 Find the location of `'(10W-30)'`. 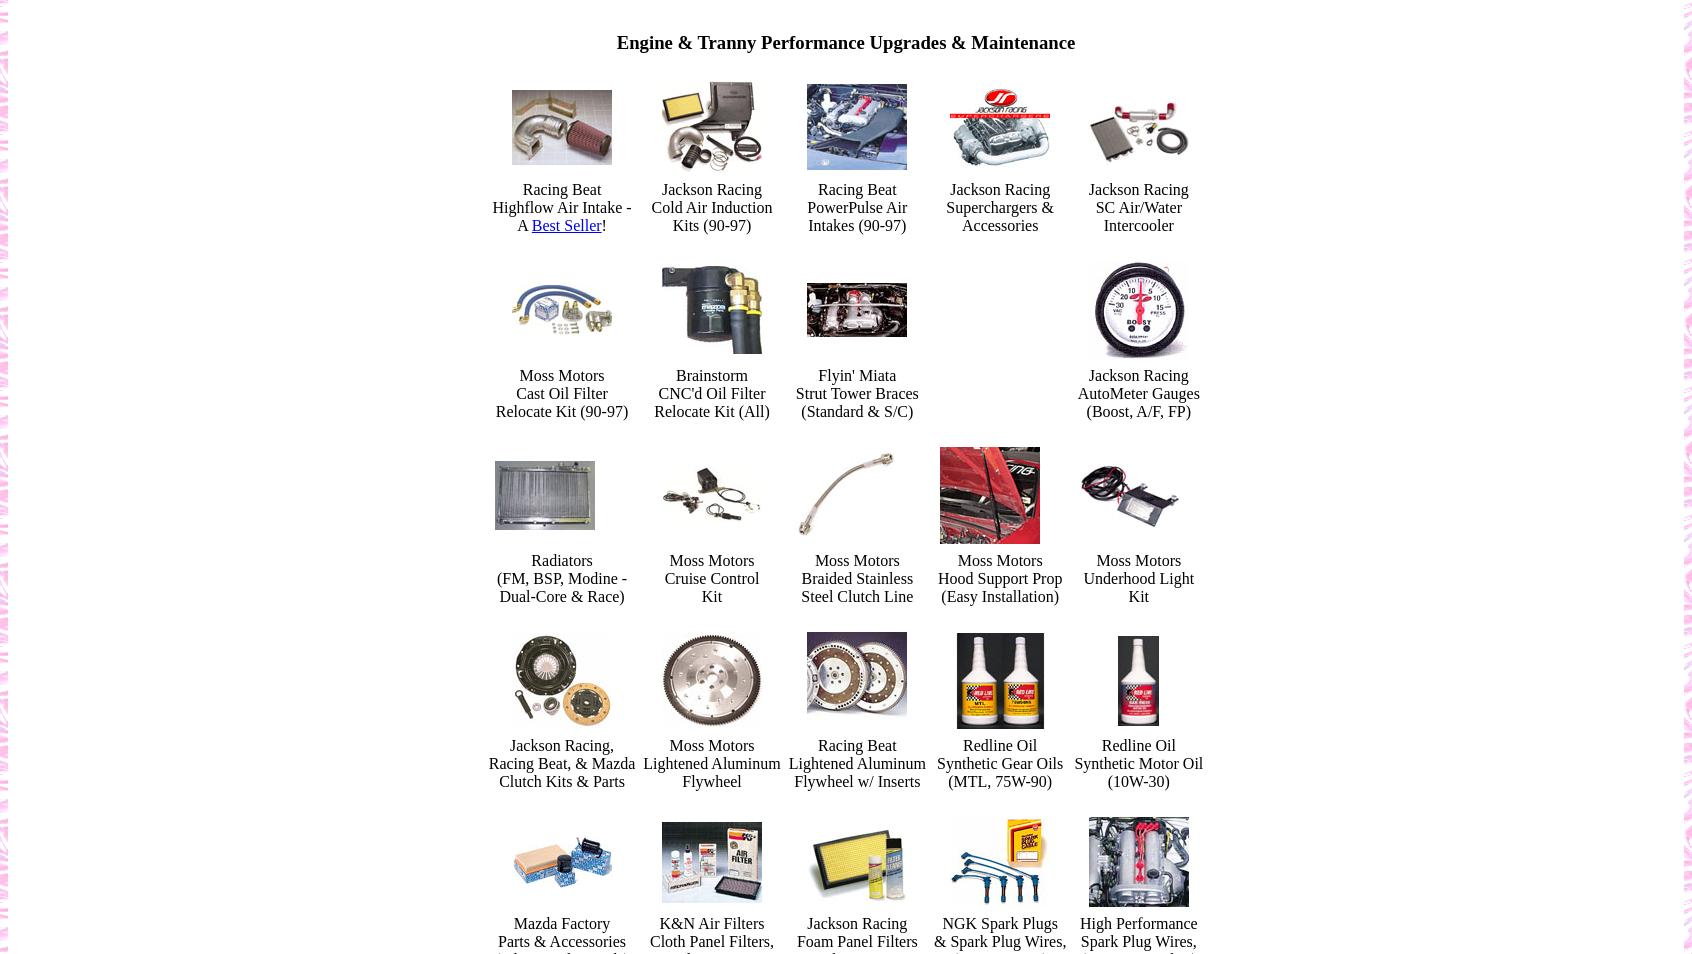

'(10W-30)' is located at coordinates (1137, 781).